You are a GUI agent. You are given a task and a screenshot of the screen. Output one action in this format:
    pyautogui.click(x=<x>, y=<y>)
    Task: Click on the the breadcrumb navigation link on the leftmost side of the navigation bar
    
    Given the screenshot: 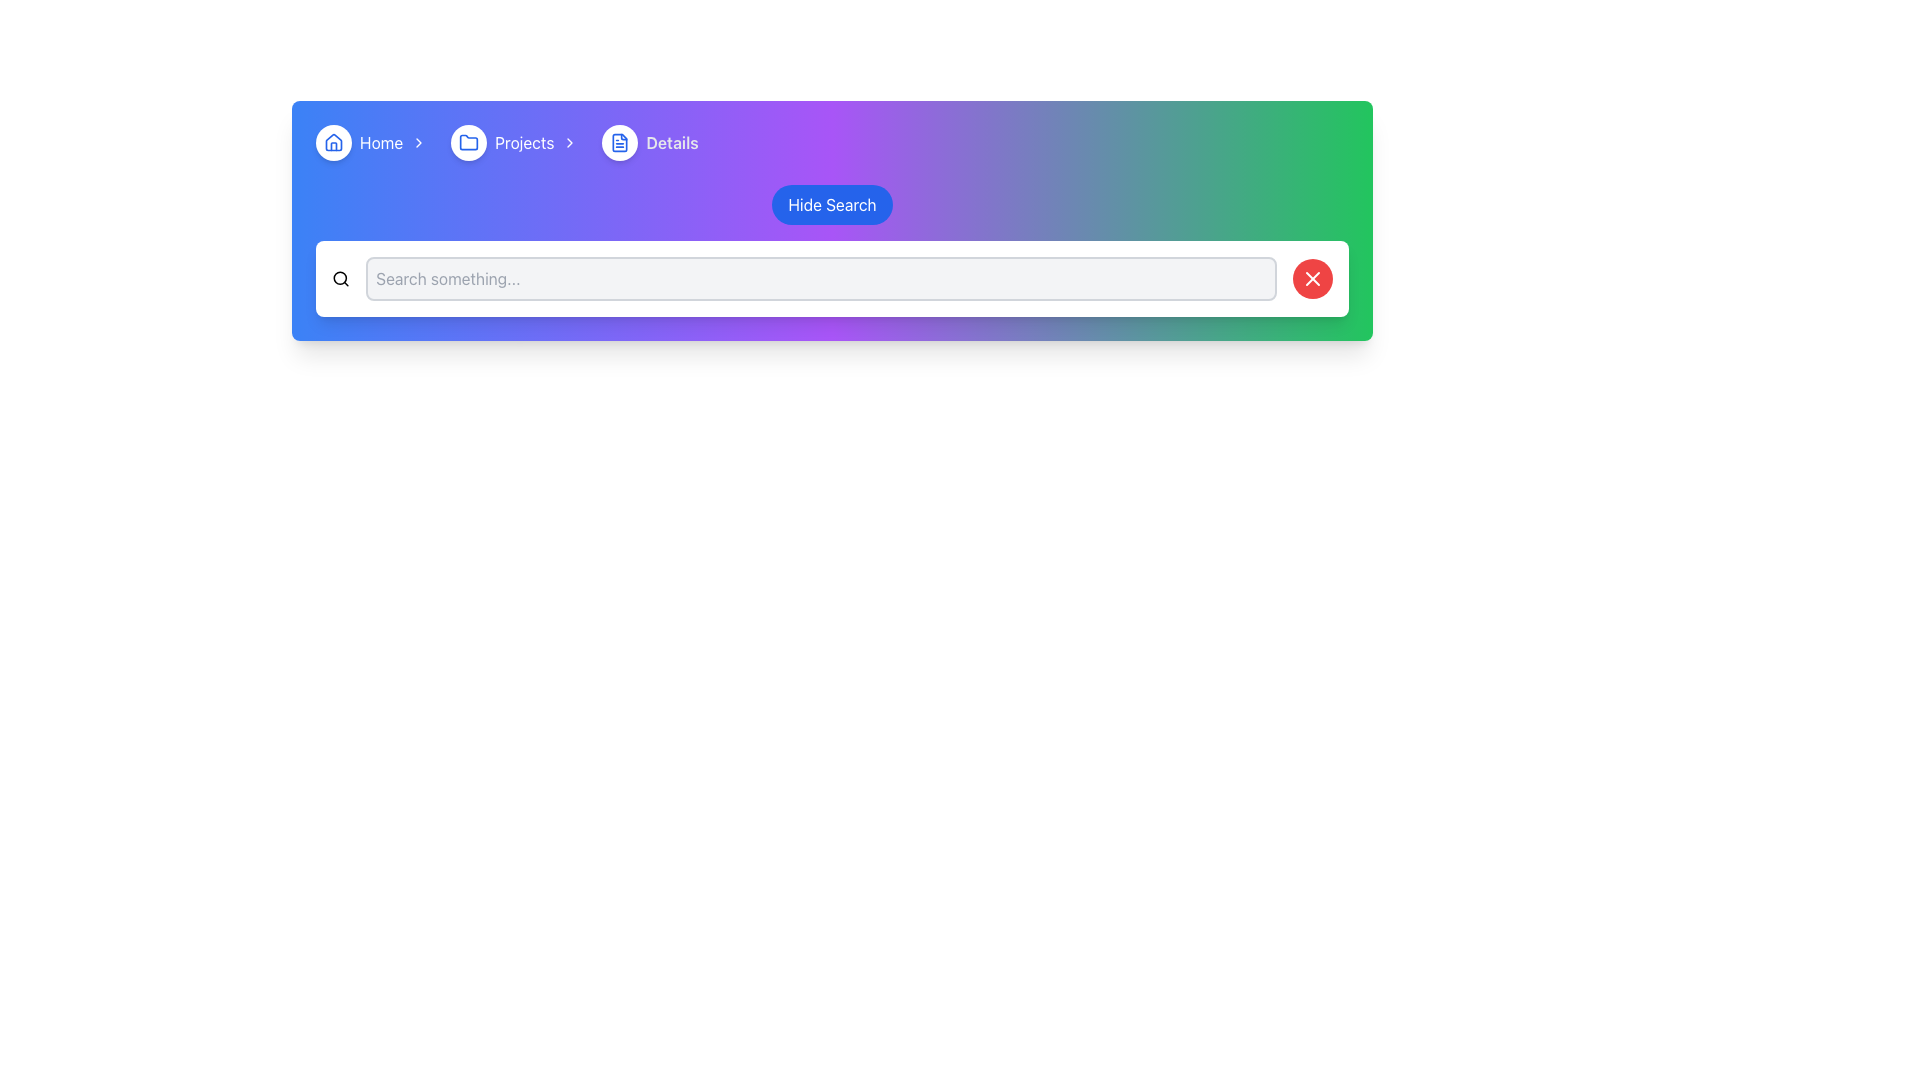 What is the action you would take?
    pyautogui.click(x=375, y=141)
    